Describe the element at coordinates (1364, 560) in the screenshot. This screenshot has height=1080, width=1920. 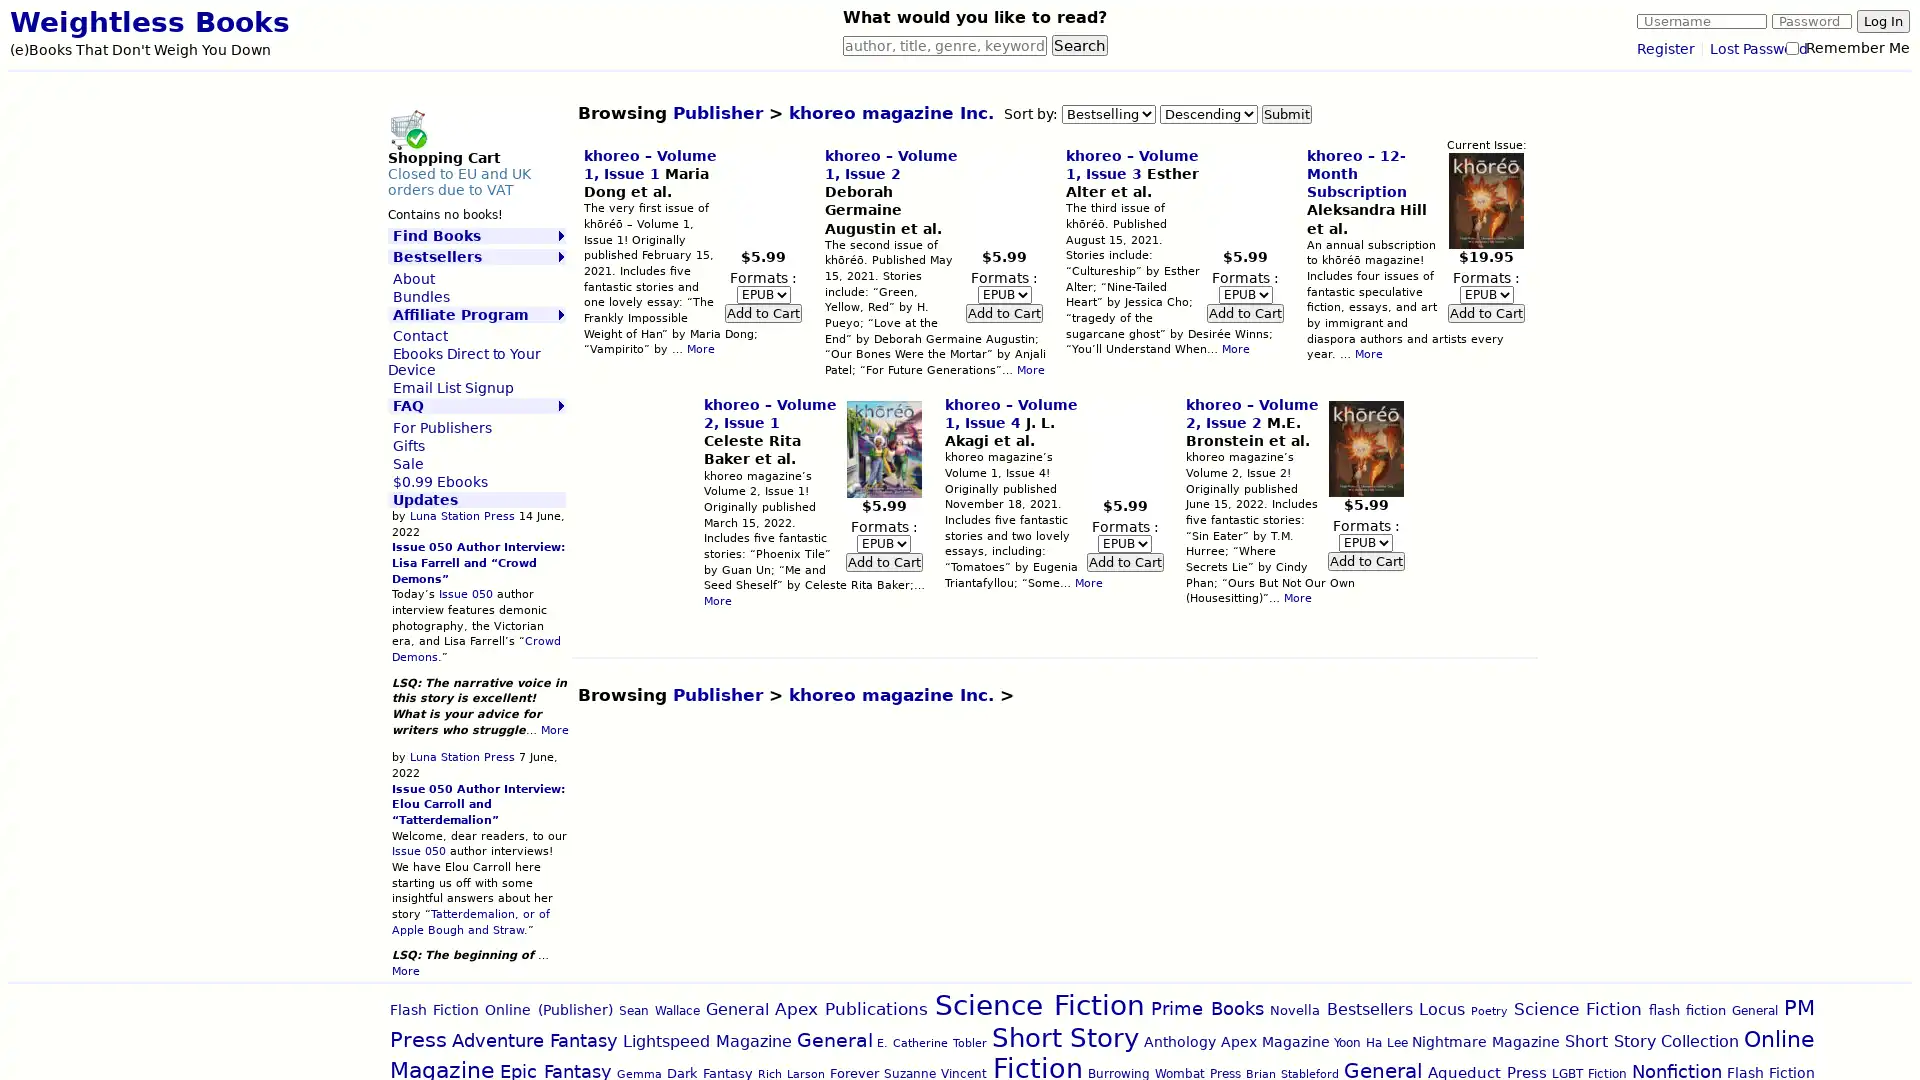
I see `Add to Cart` at that location.